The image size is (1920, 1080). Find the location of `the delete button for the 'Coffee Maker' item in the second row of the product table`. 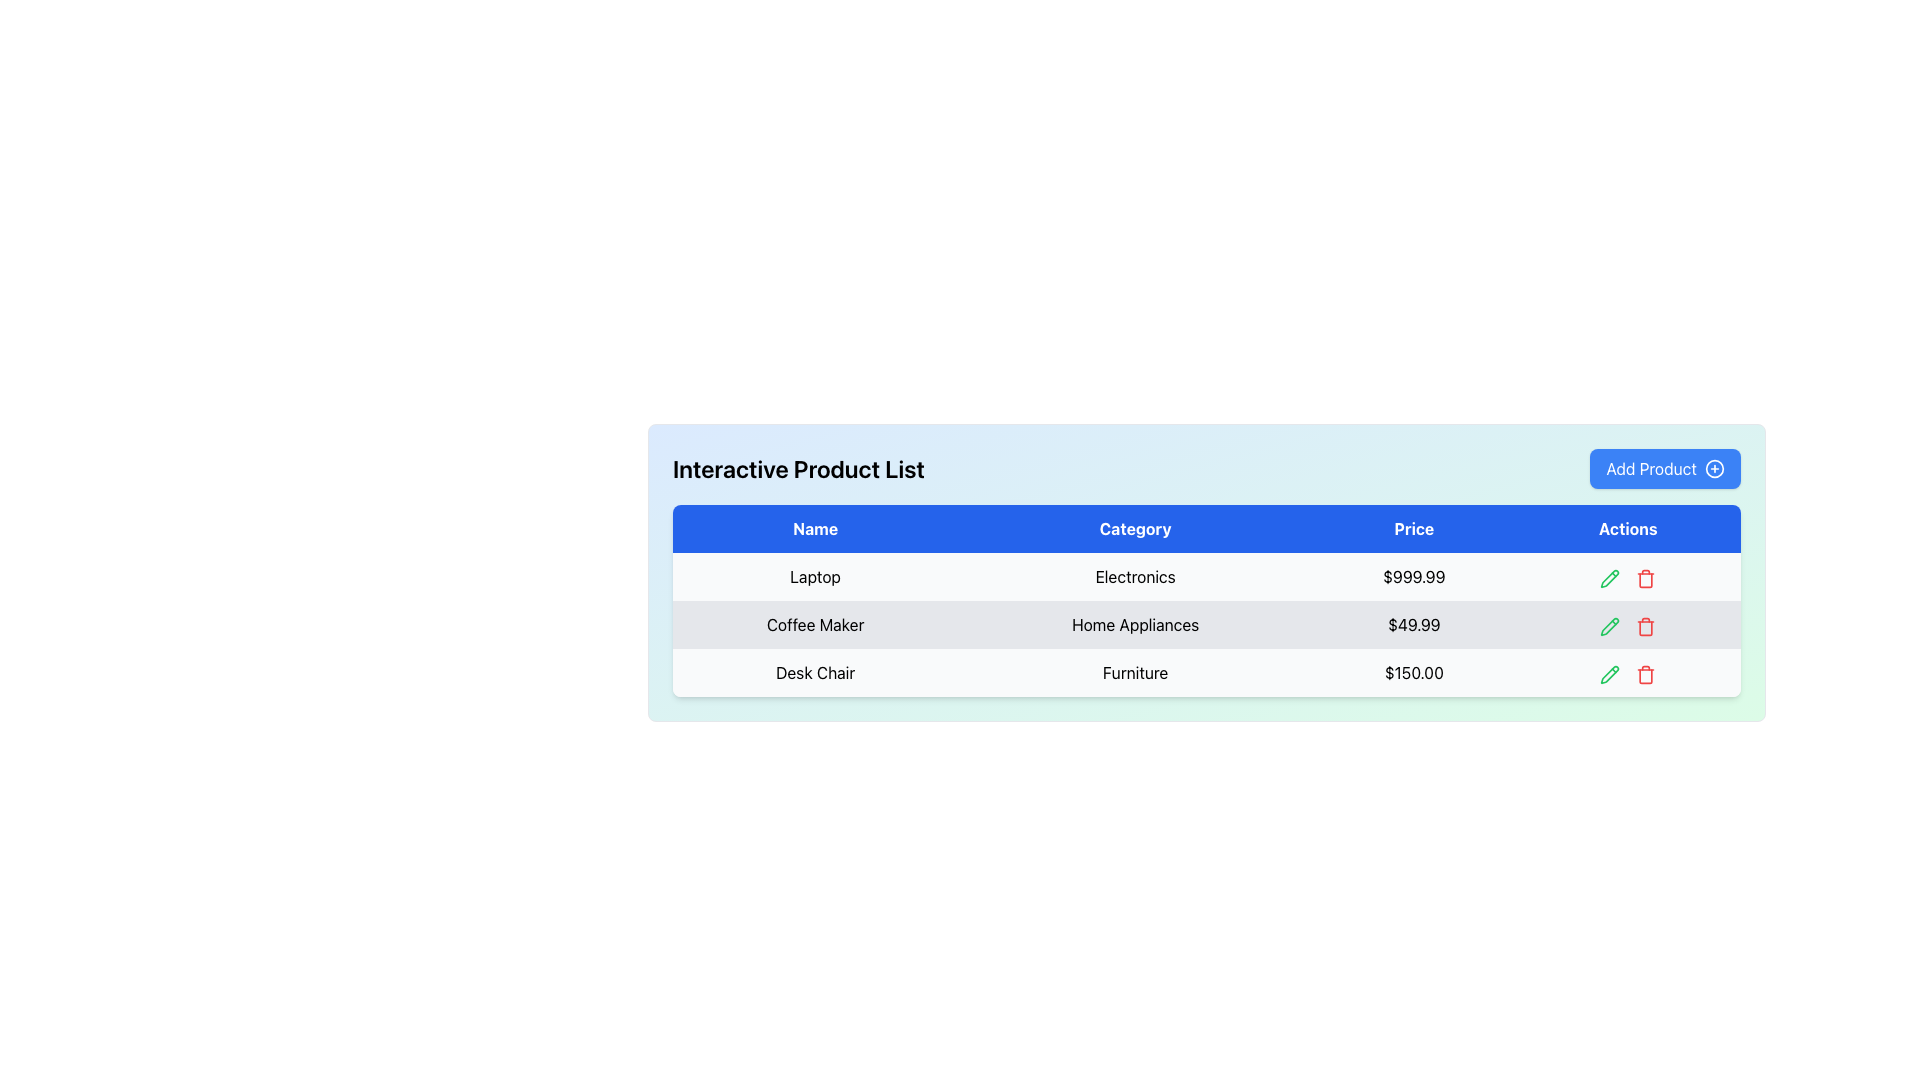

the delete button for the 'Coffee Maker' item in the second row of the product table is located at coordinates (1646, 623).